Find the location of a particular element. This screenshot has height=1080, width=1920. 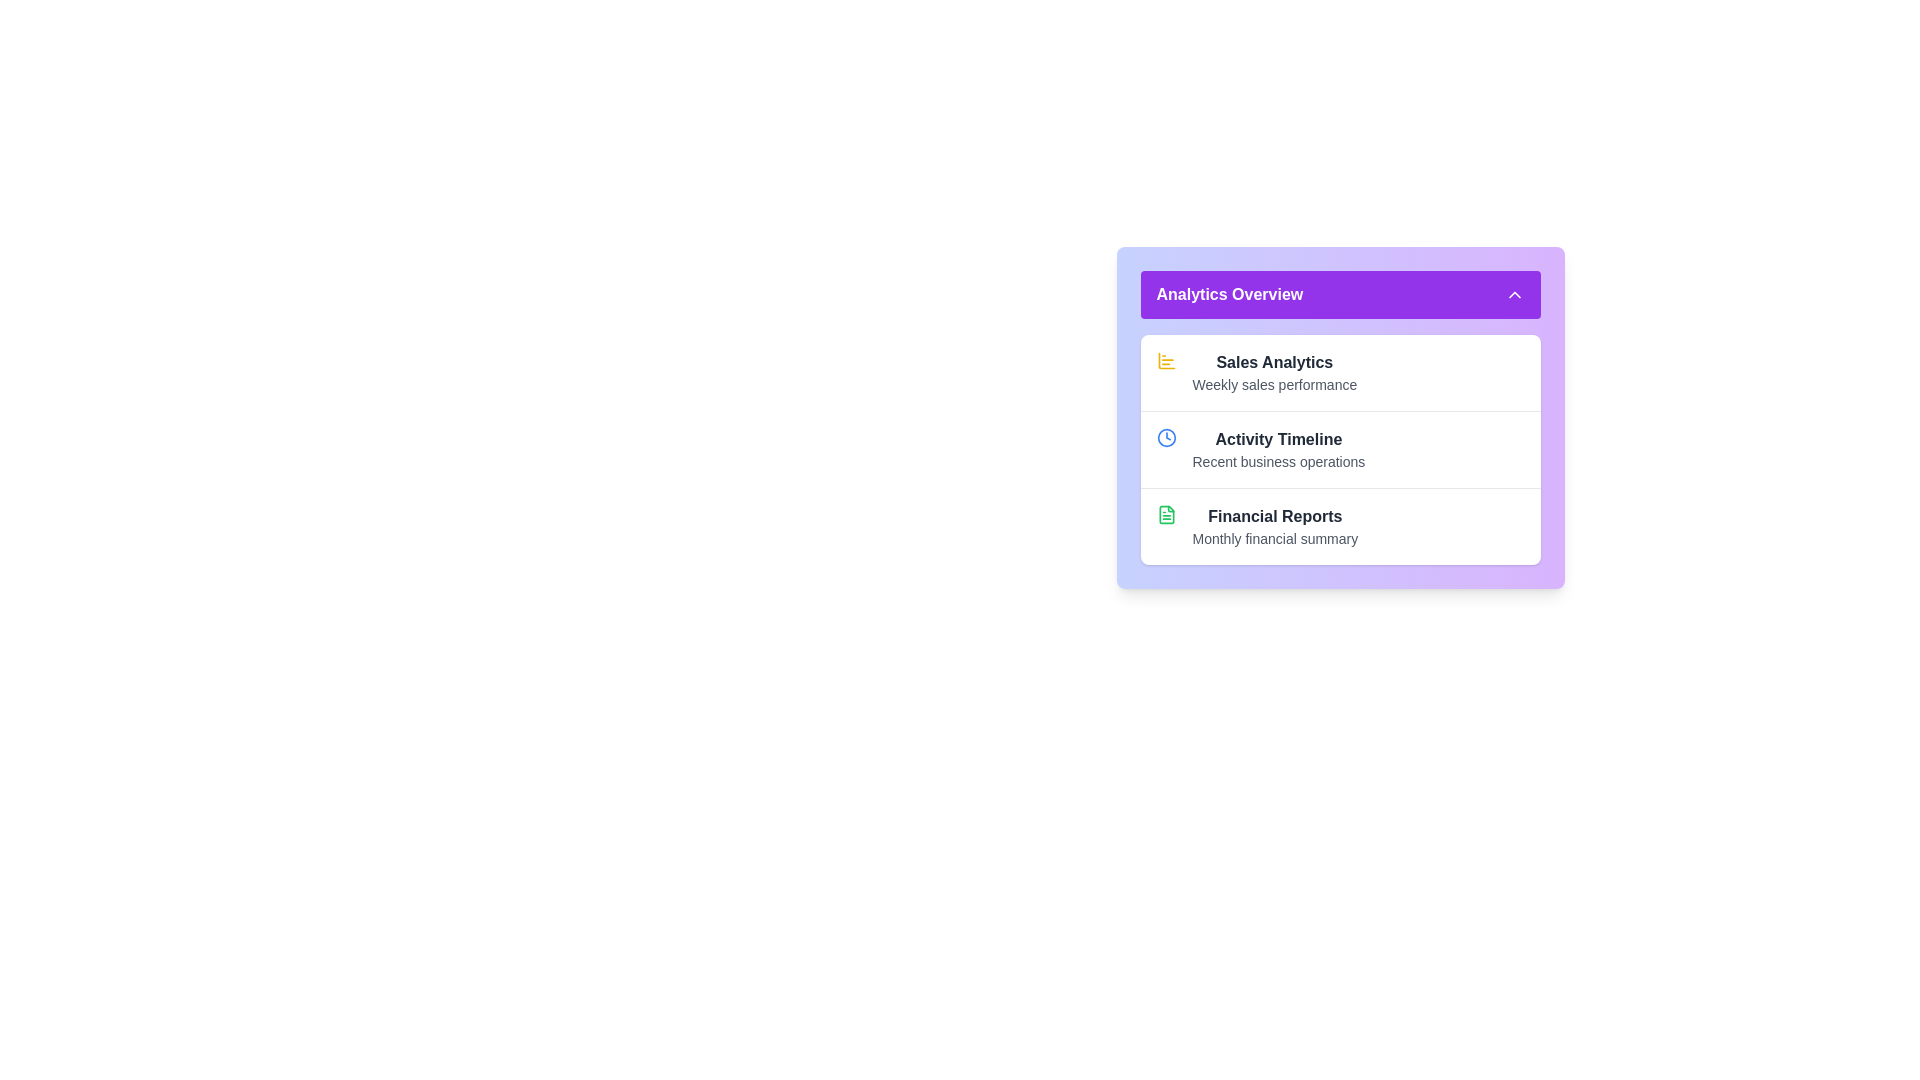

the bold text label reading 'Activity Timeline', which is the second item in the vertical list of options under 'Sales Analytics' and above 'Financial Reports' is located at coordinates (1277, 438).